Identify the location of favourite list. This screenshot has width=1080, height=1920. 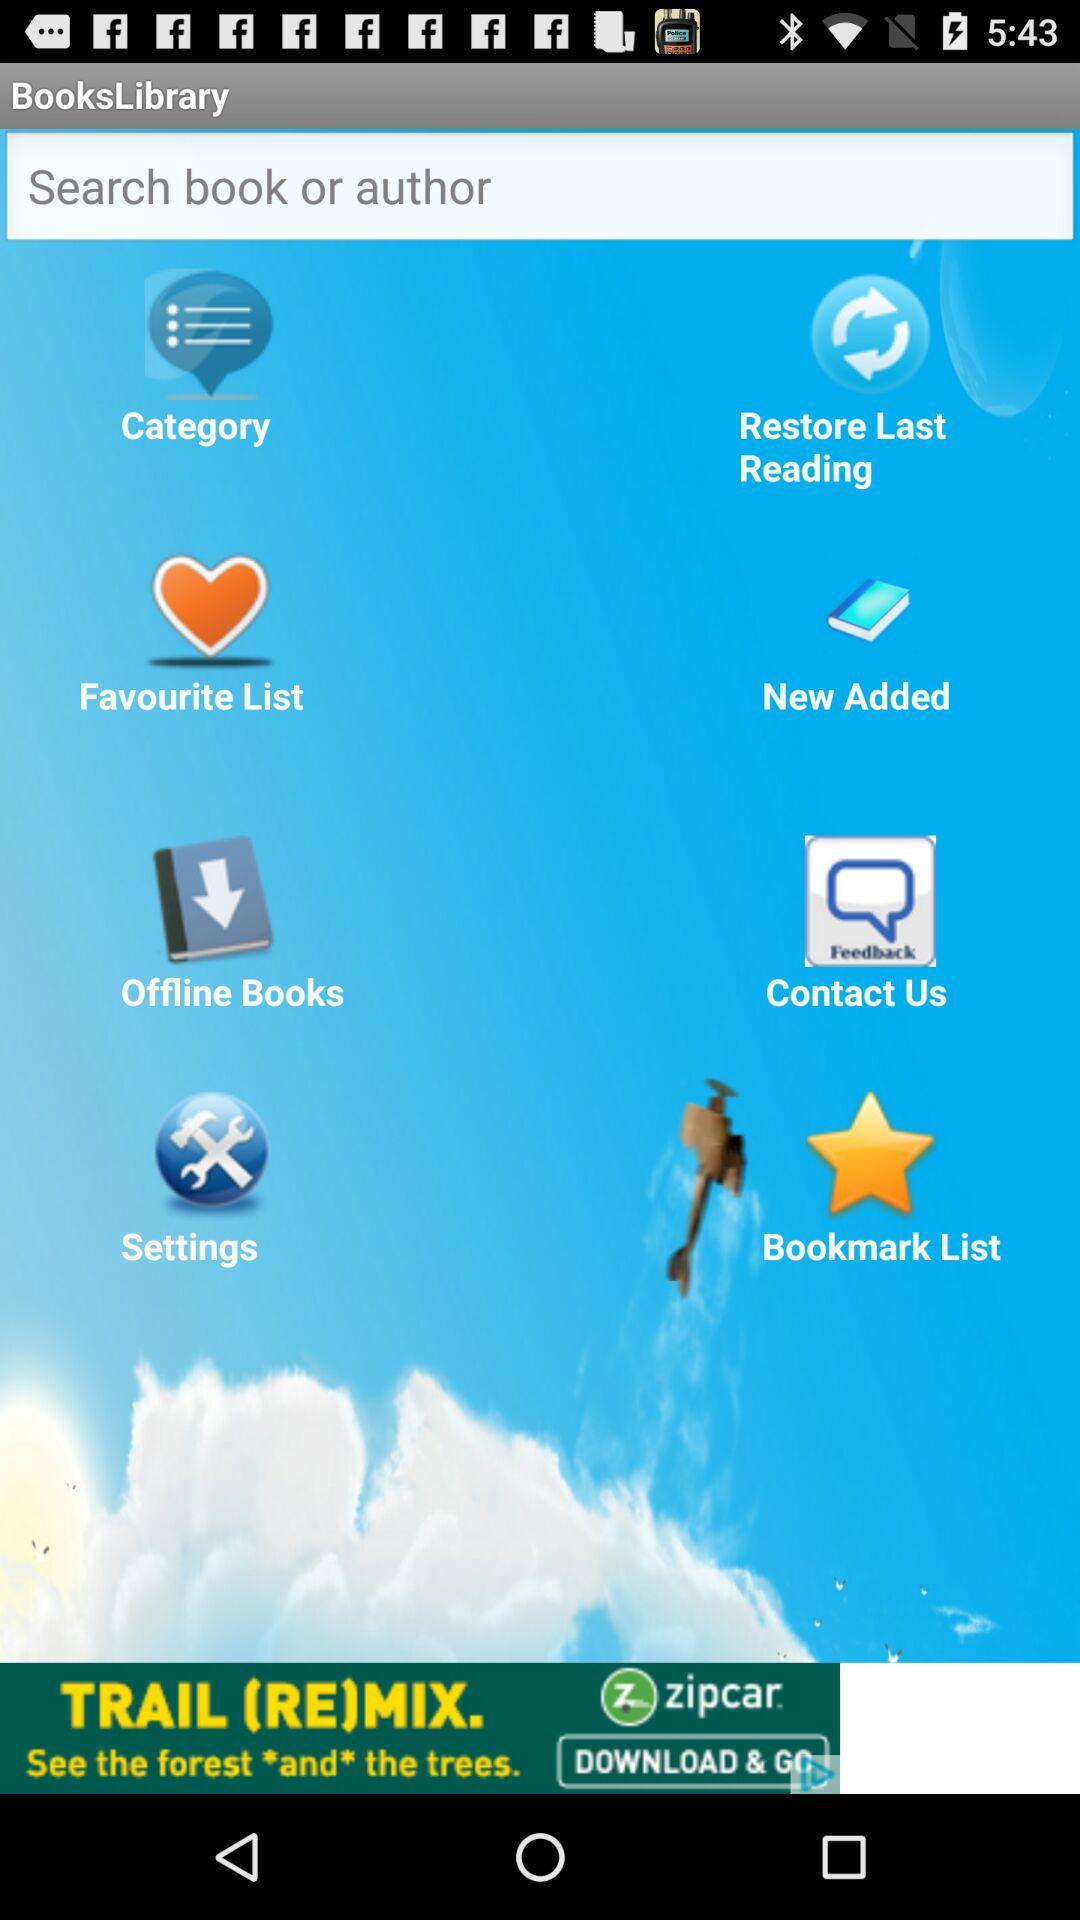
(209, 603).